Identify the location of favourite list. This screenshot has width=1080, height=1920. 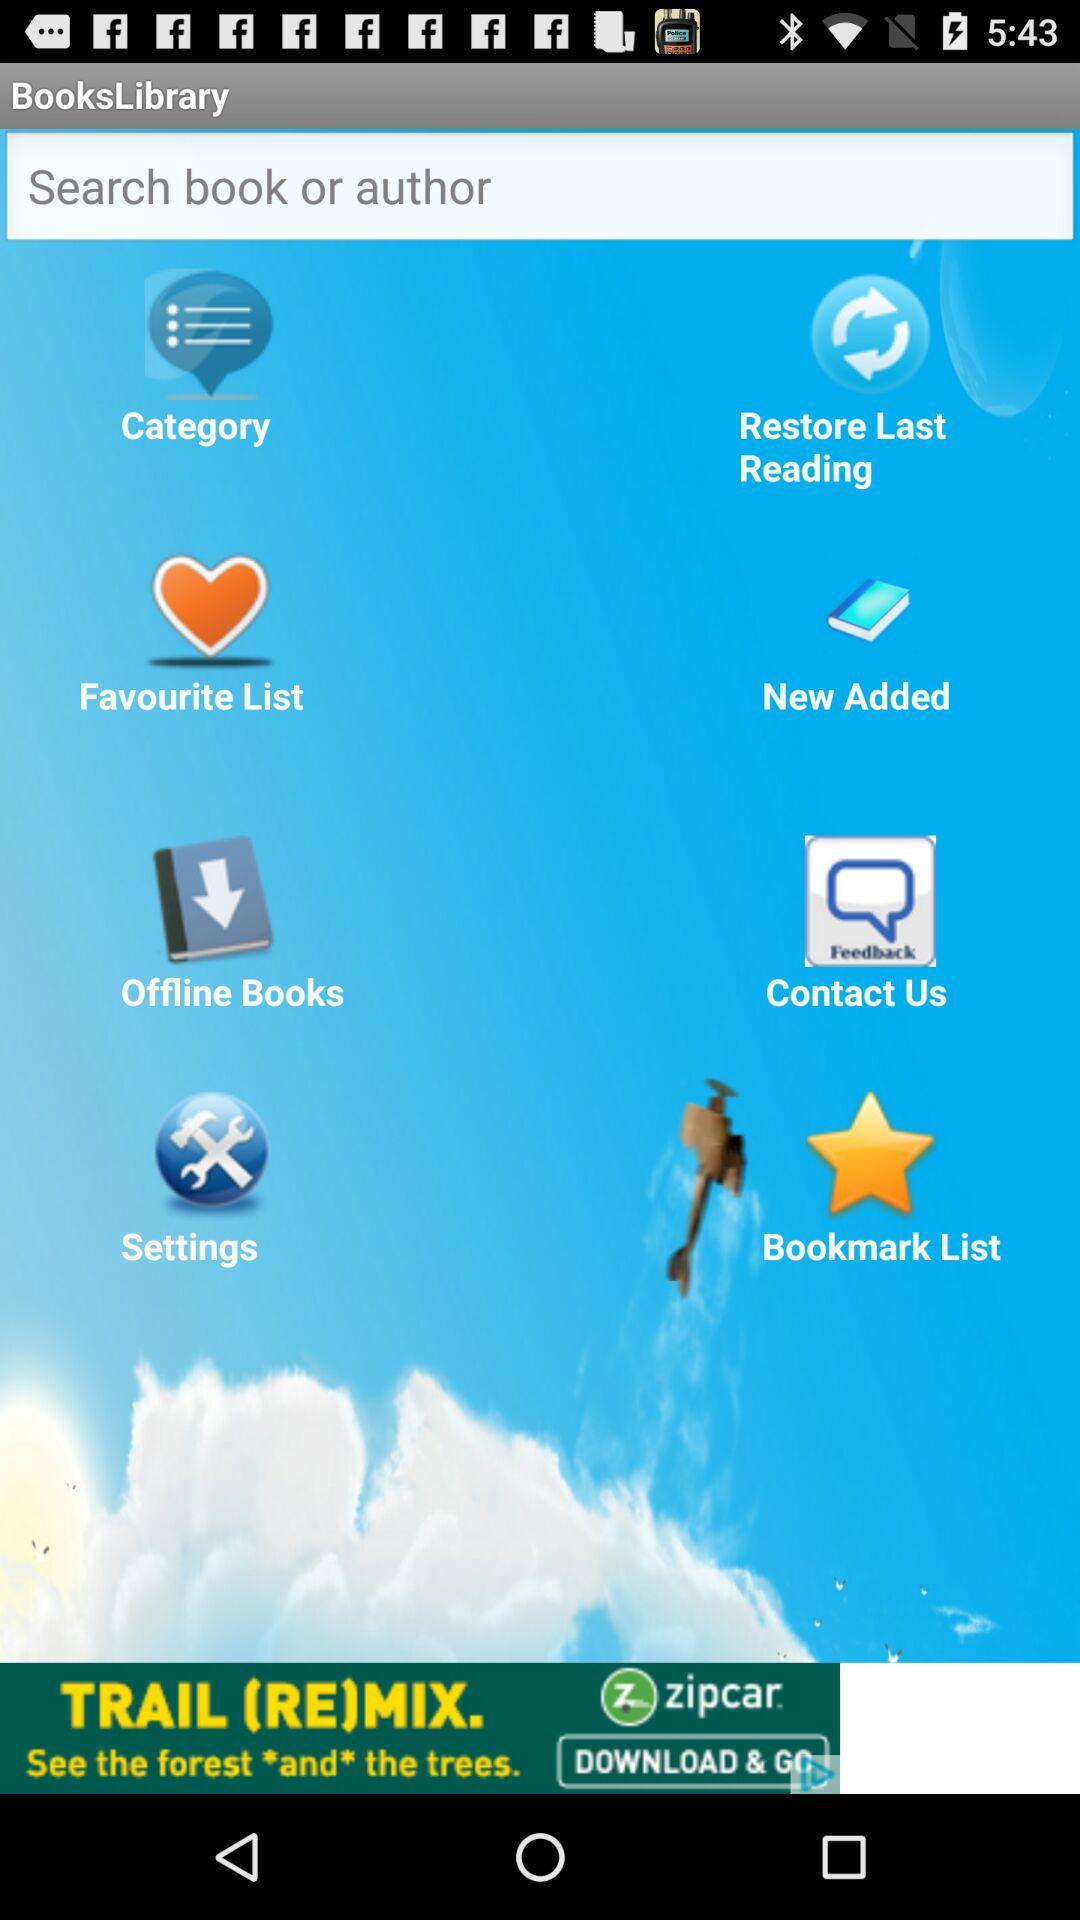
(209, 603).